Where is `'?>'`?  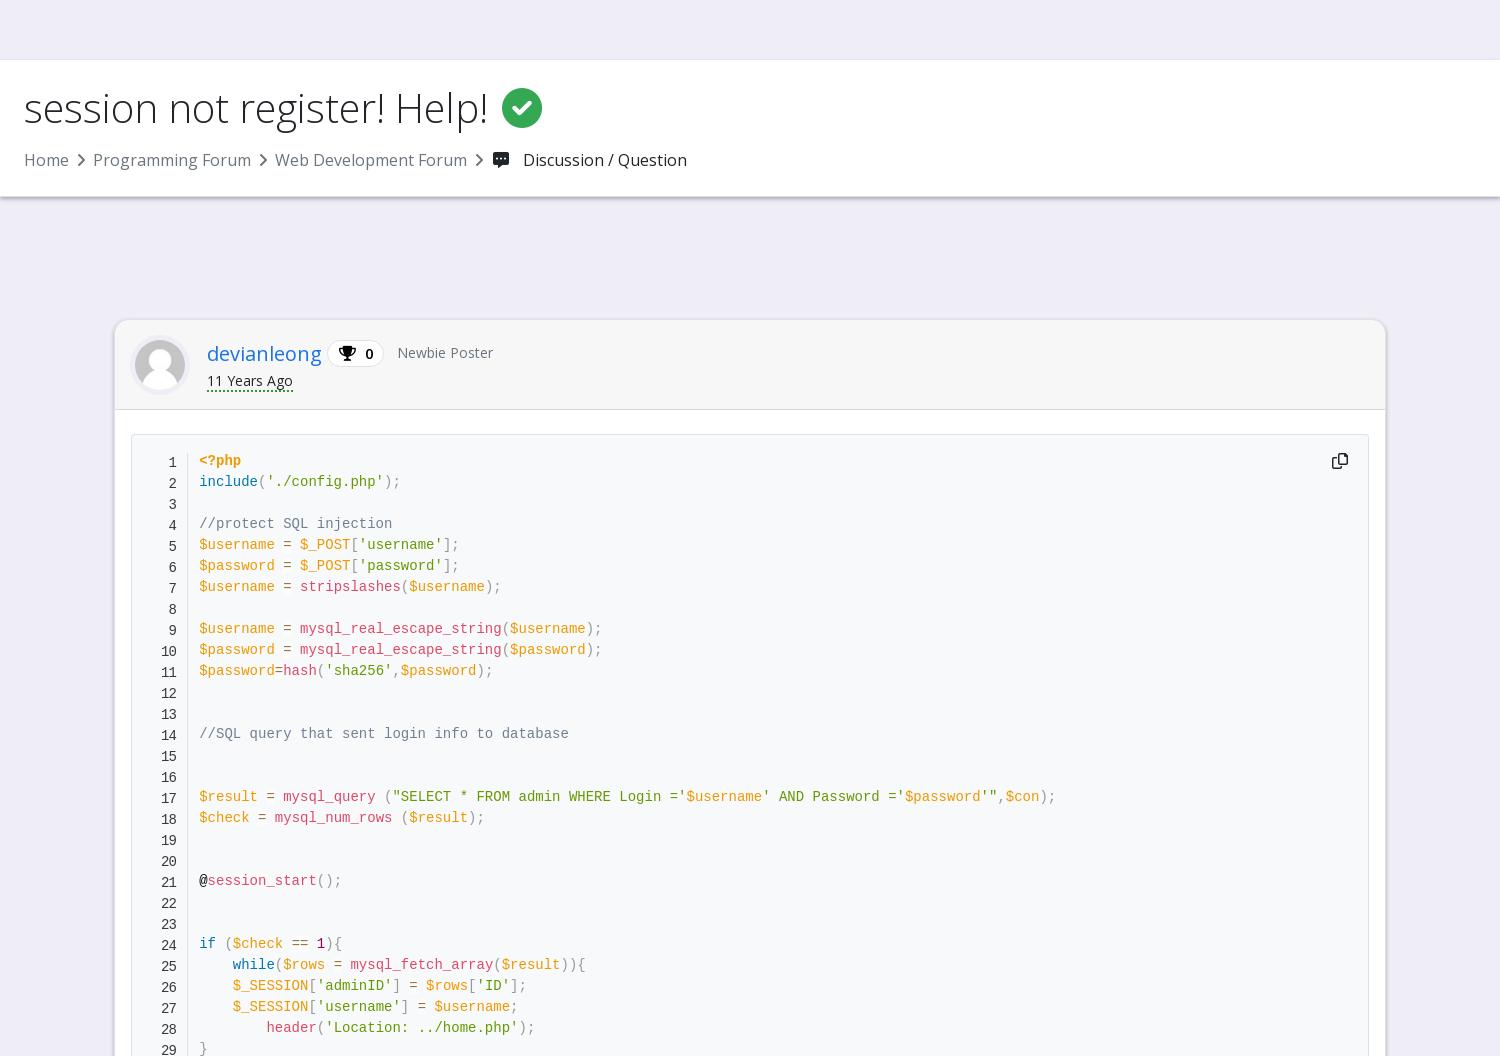
'?>' is located at coordinates (291, 193).